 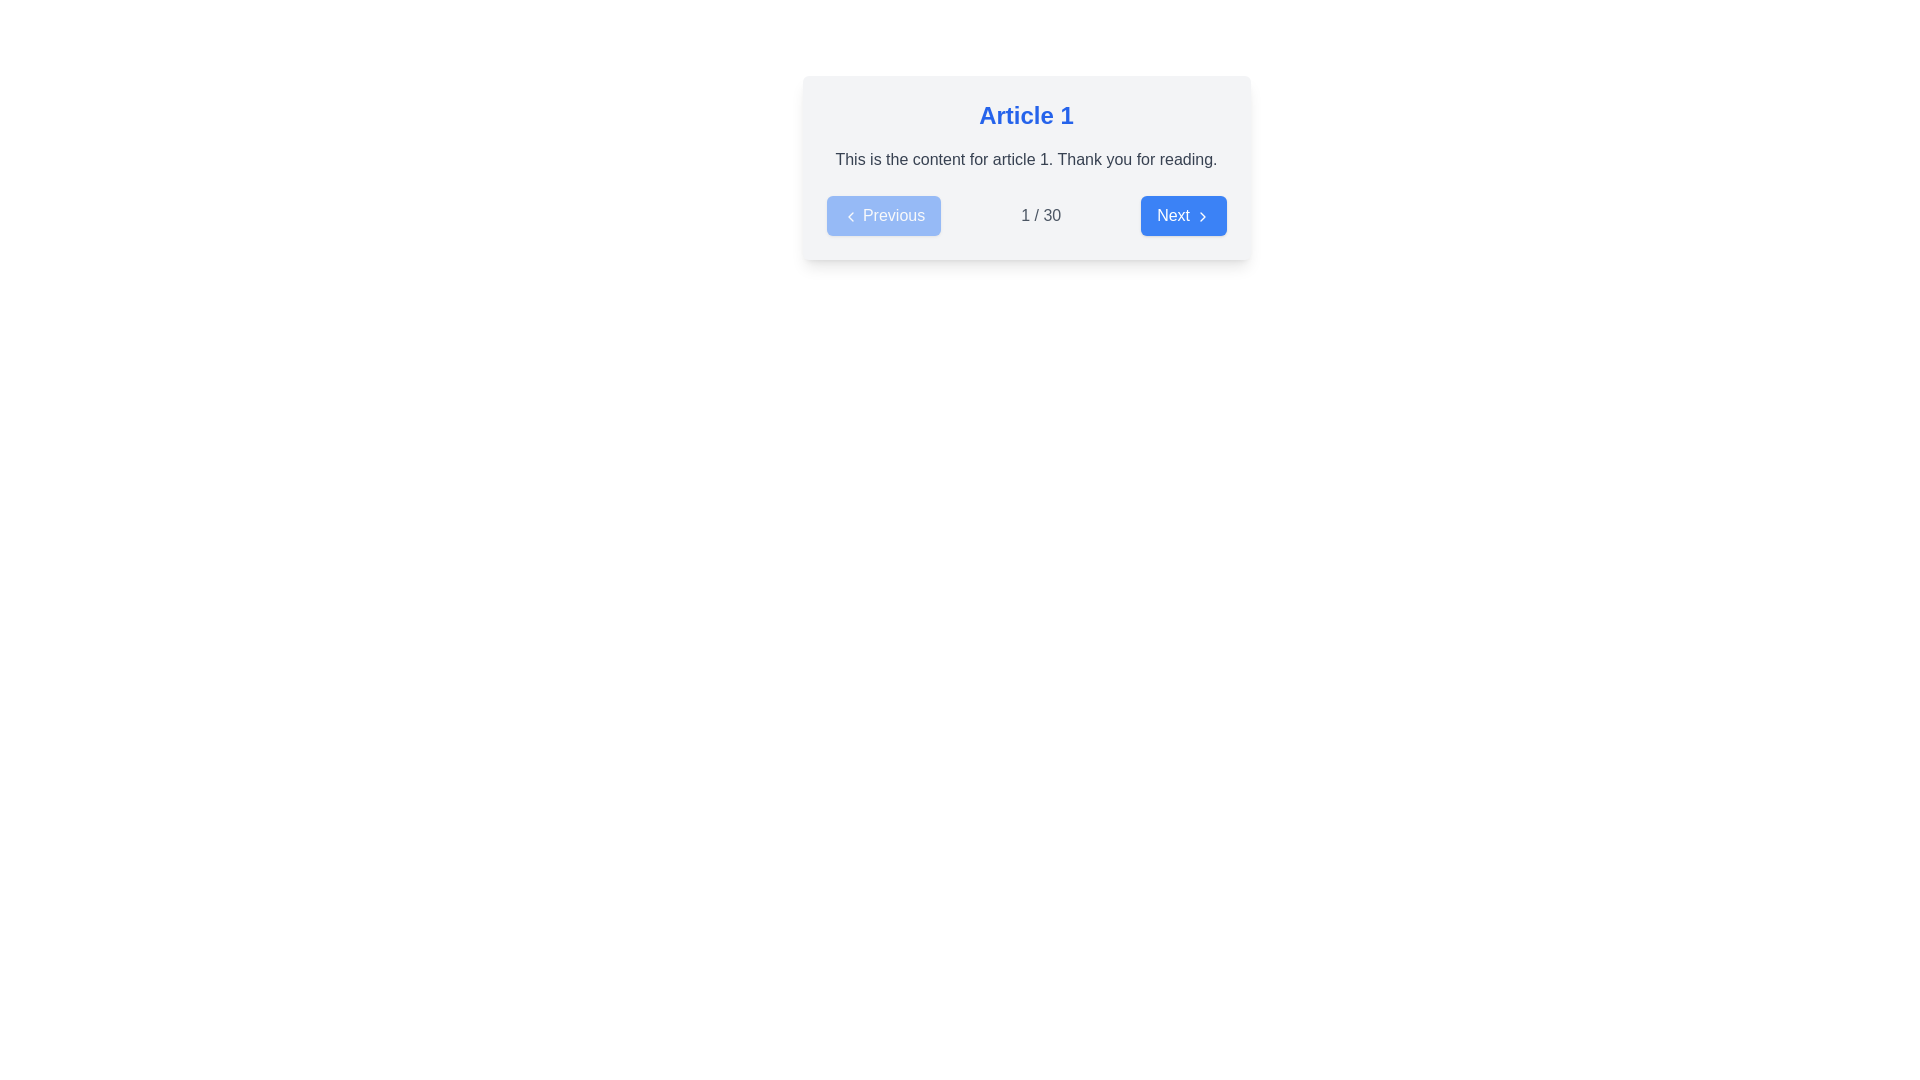 What do you see at coordinates (1201, 216) in the screenshot?
I see `the chevron arrow icon indicating forward navigation, which is positioned inside the 'Next' button to the right of the text 'Next'` at bounding box center [1201, 216].